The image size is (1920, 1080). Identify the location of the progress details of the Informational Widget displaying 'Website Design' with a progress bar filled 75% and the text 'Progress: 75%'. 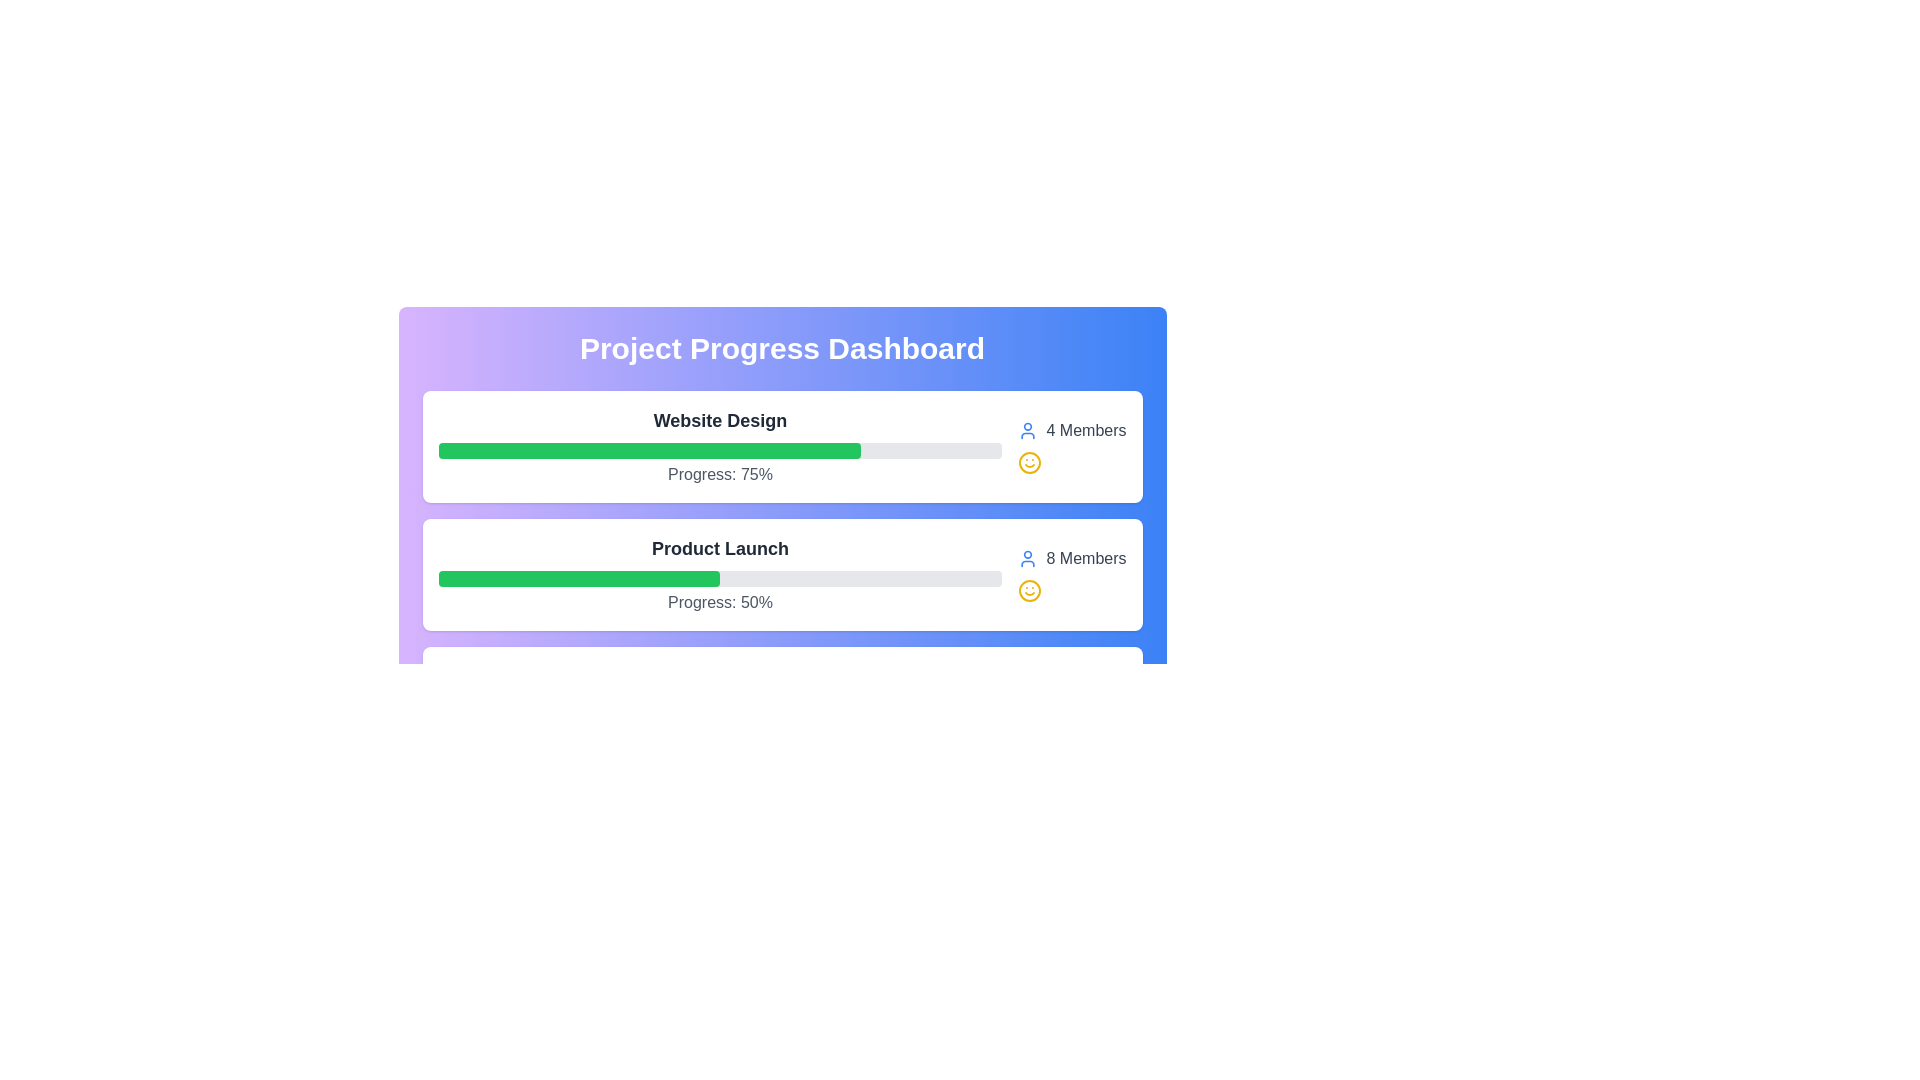
(720, 446).